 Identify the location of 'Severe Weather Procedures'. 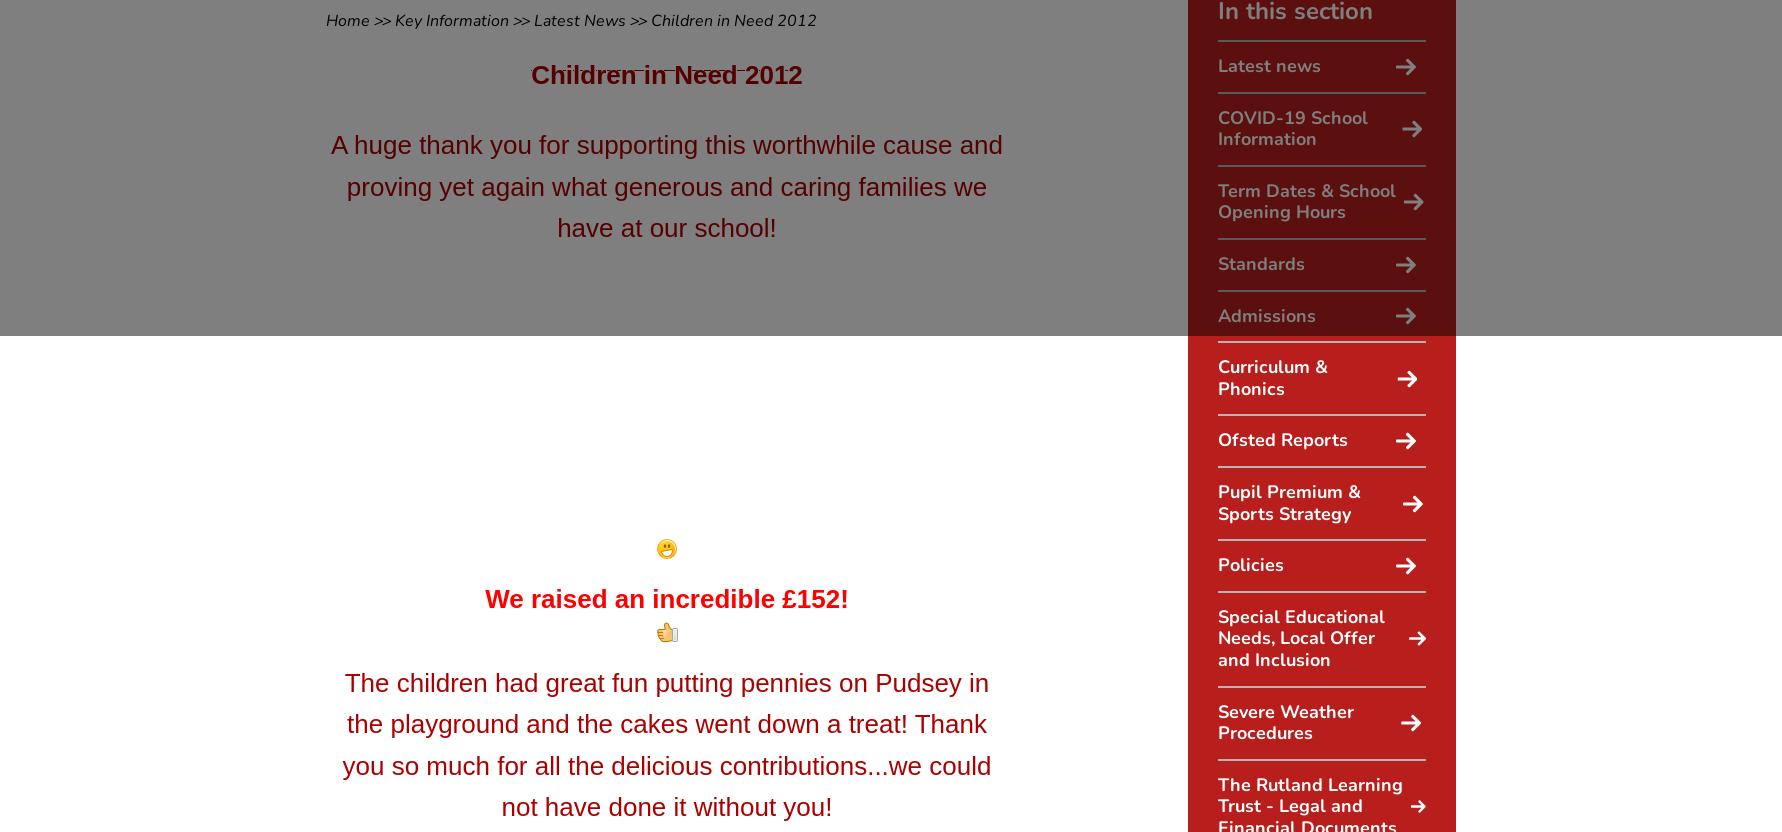
(1216, 721).